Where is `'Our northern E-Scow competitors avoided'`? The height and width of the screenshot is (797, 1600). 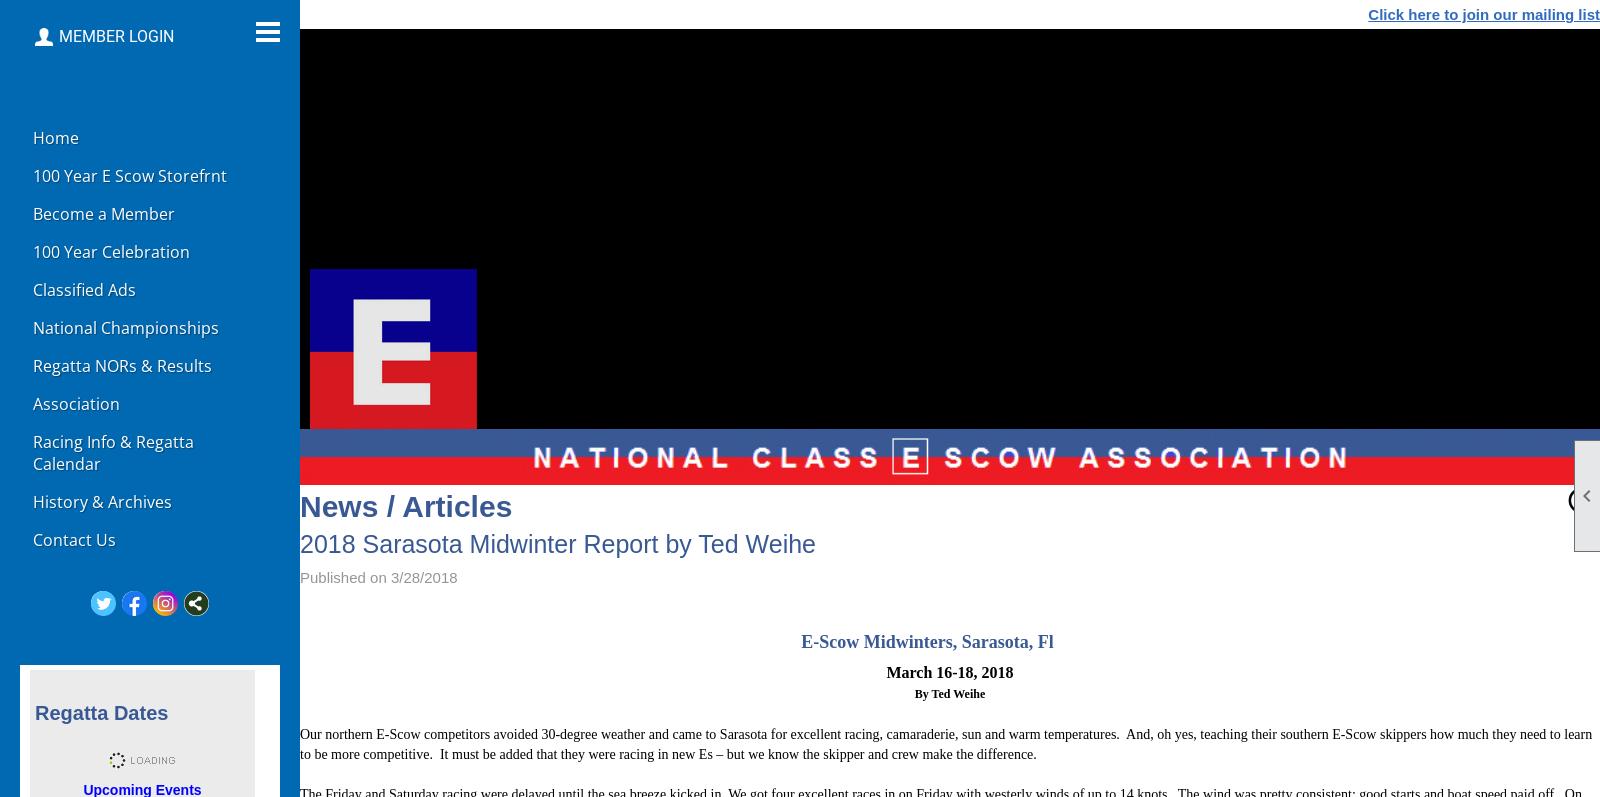
'Our northern E-Scow competitors avoided' is located at coordinates (419, 733).